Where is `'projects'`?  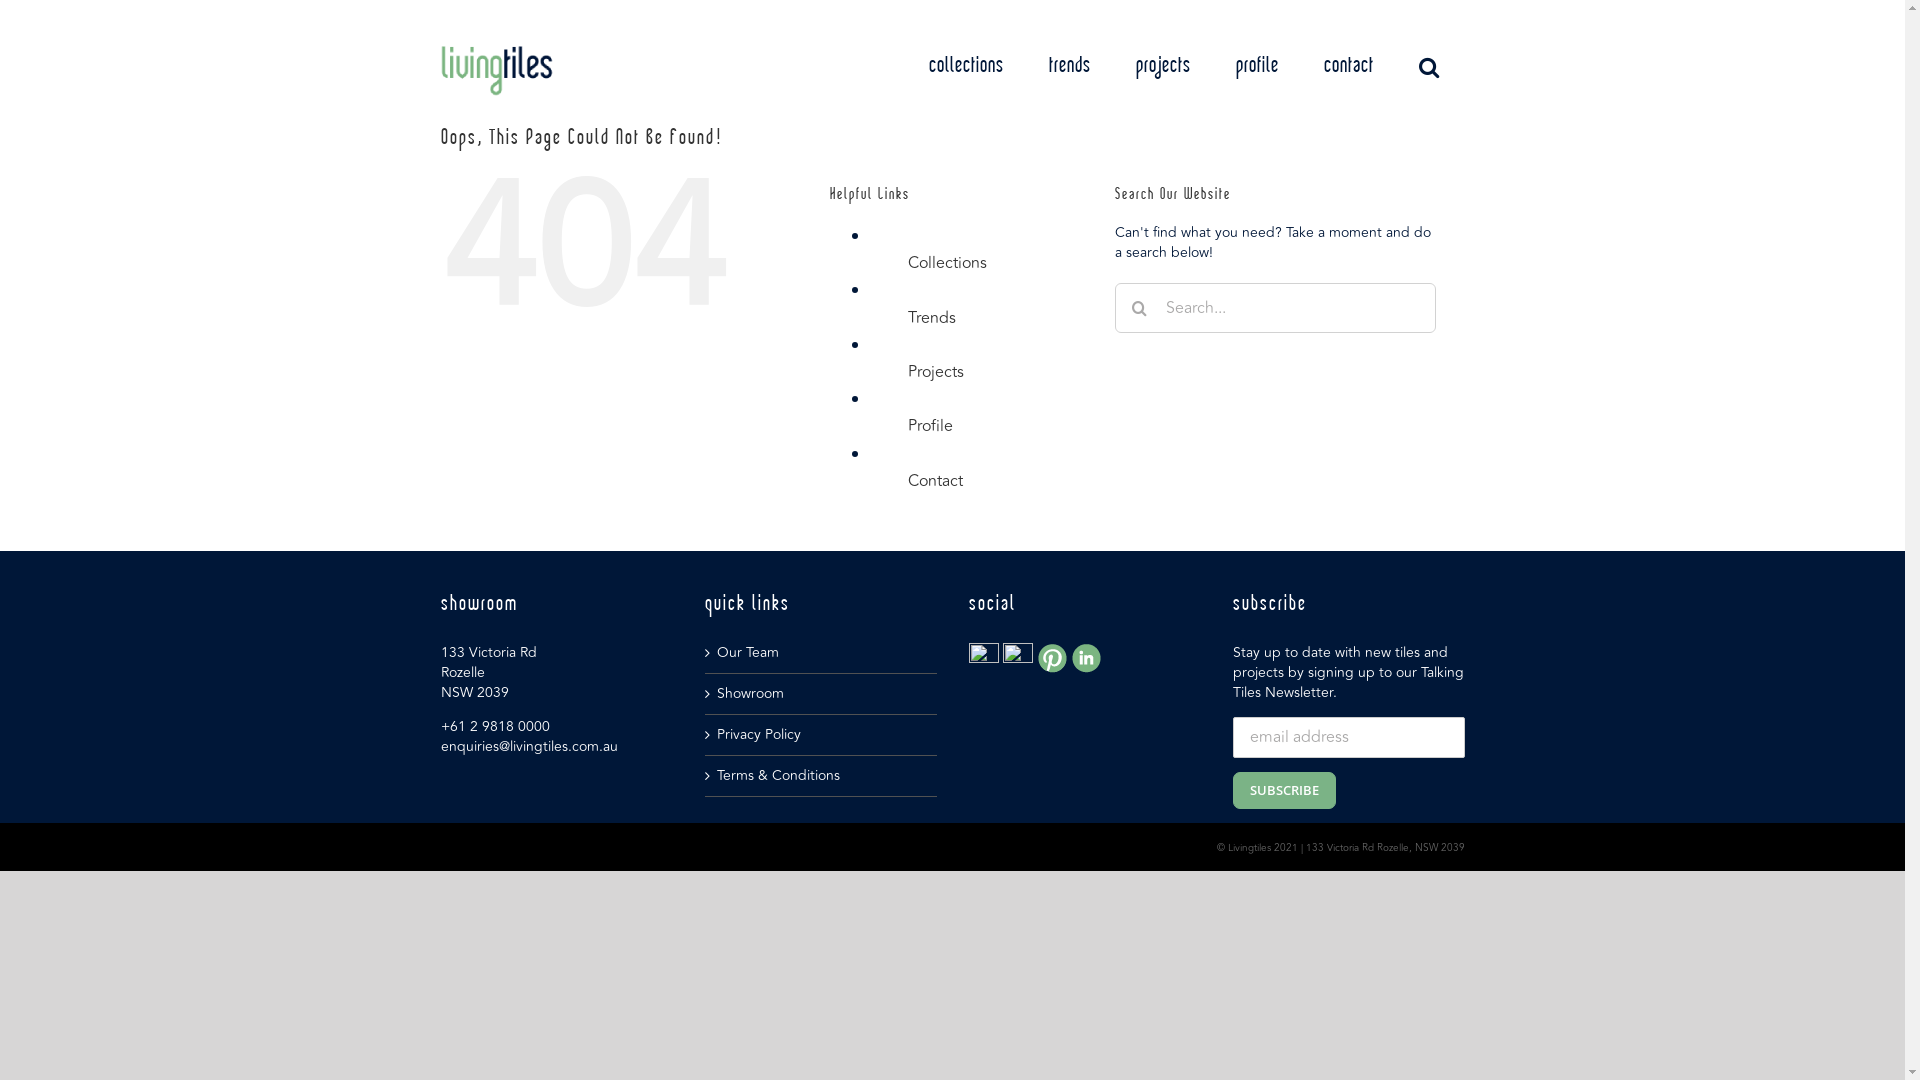
'projects' is located at coordinates (1163, 65).